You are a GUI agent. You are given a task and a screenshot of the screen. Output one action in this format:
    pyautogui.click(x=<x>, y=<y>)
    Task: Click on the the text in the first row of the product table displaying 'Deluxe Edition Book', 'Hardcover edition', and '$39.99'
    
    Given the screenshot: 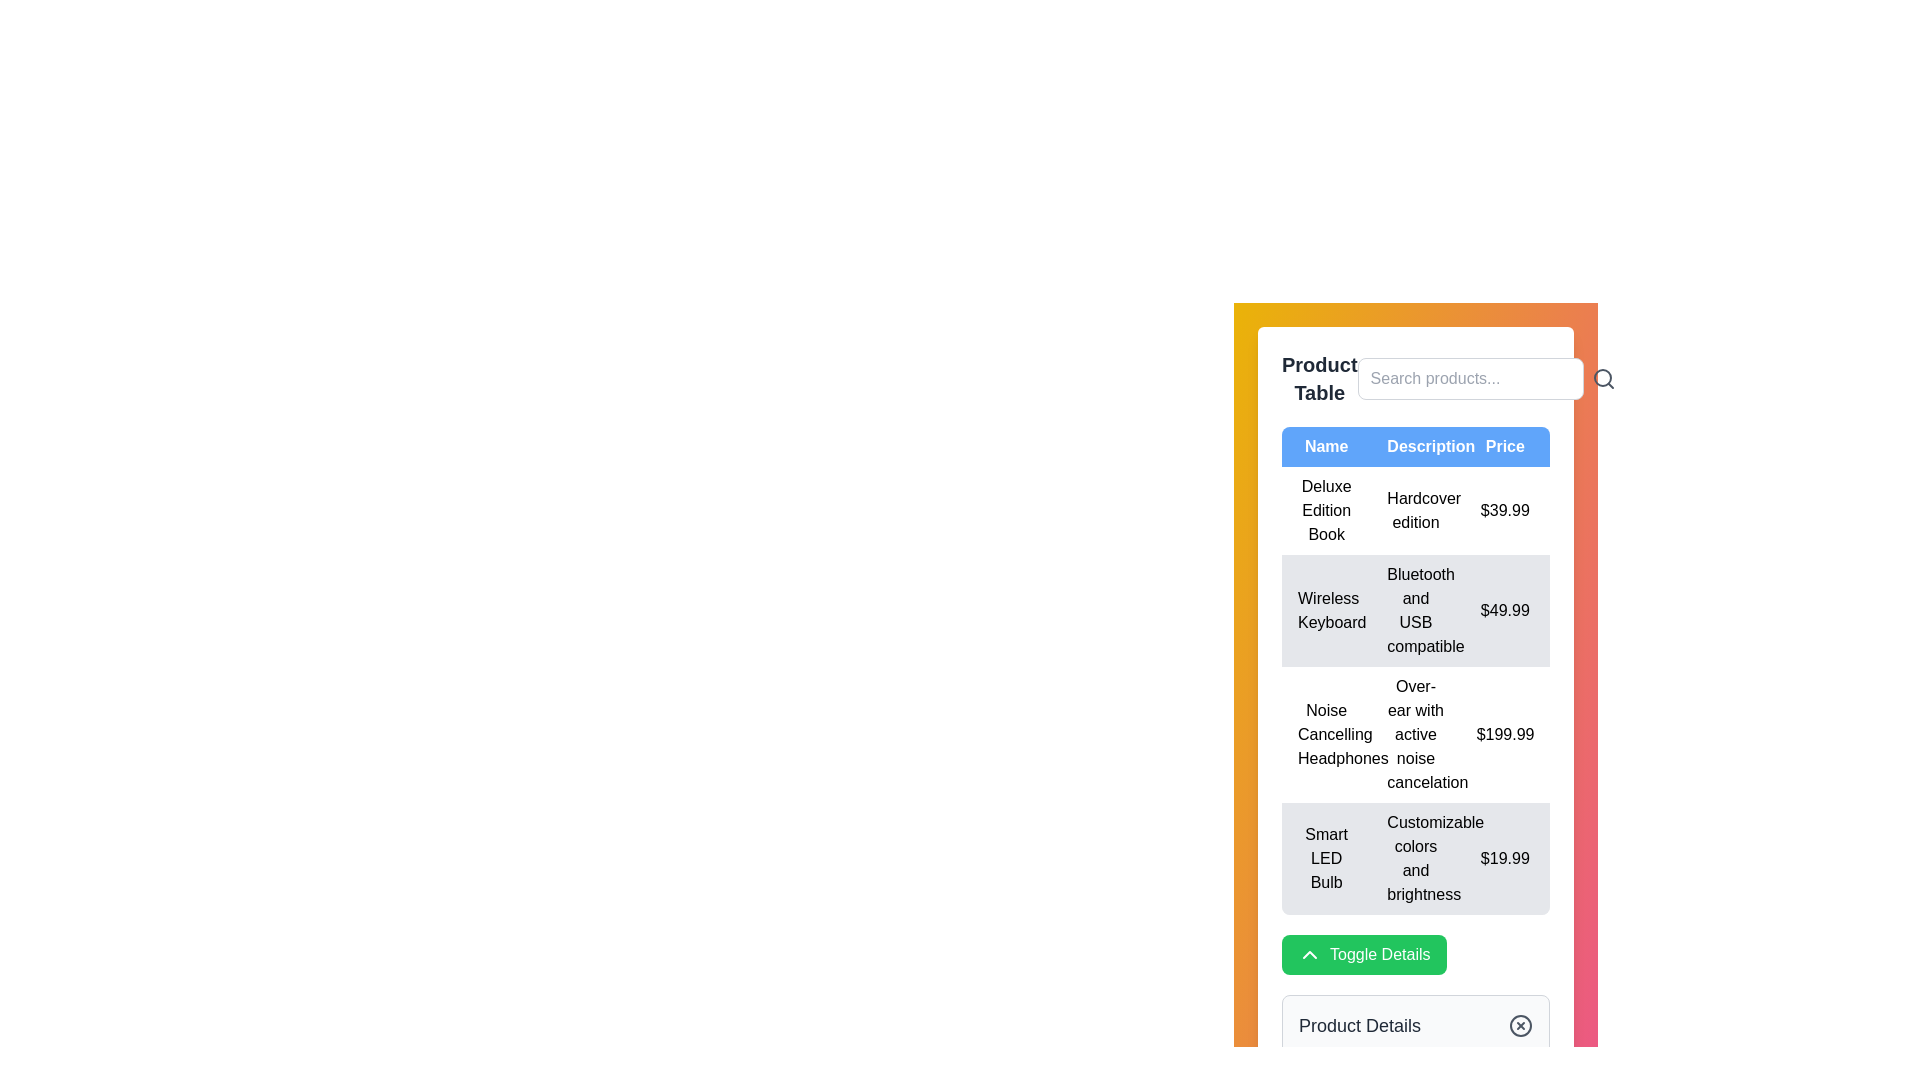 What is the action you would take?
    pyautogui.click(x=1415, y=509)
    